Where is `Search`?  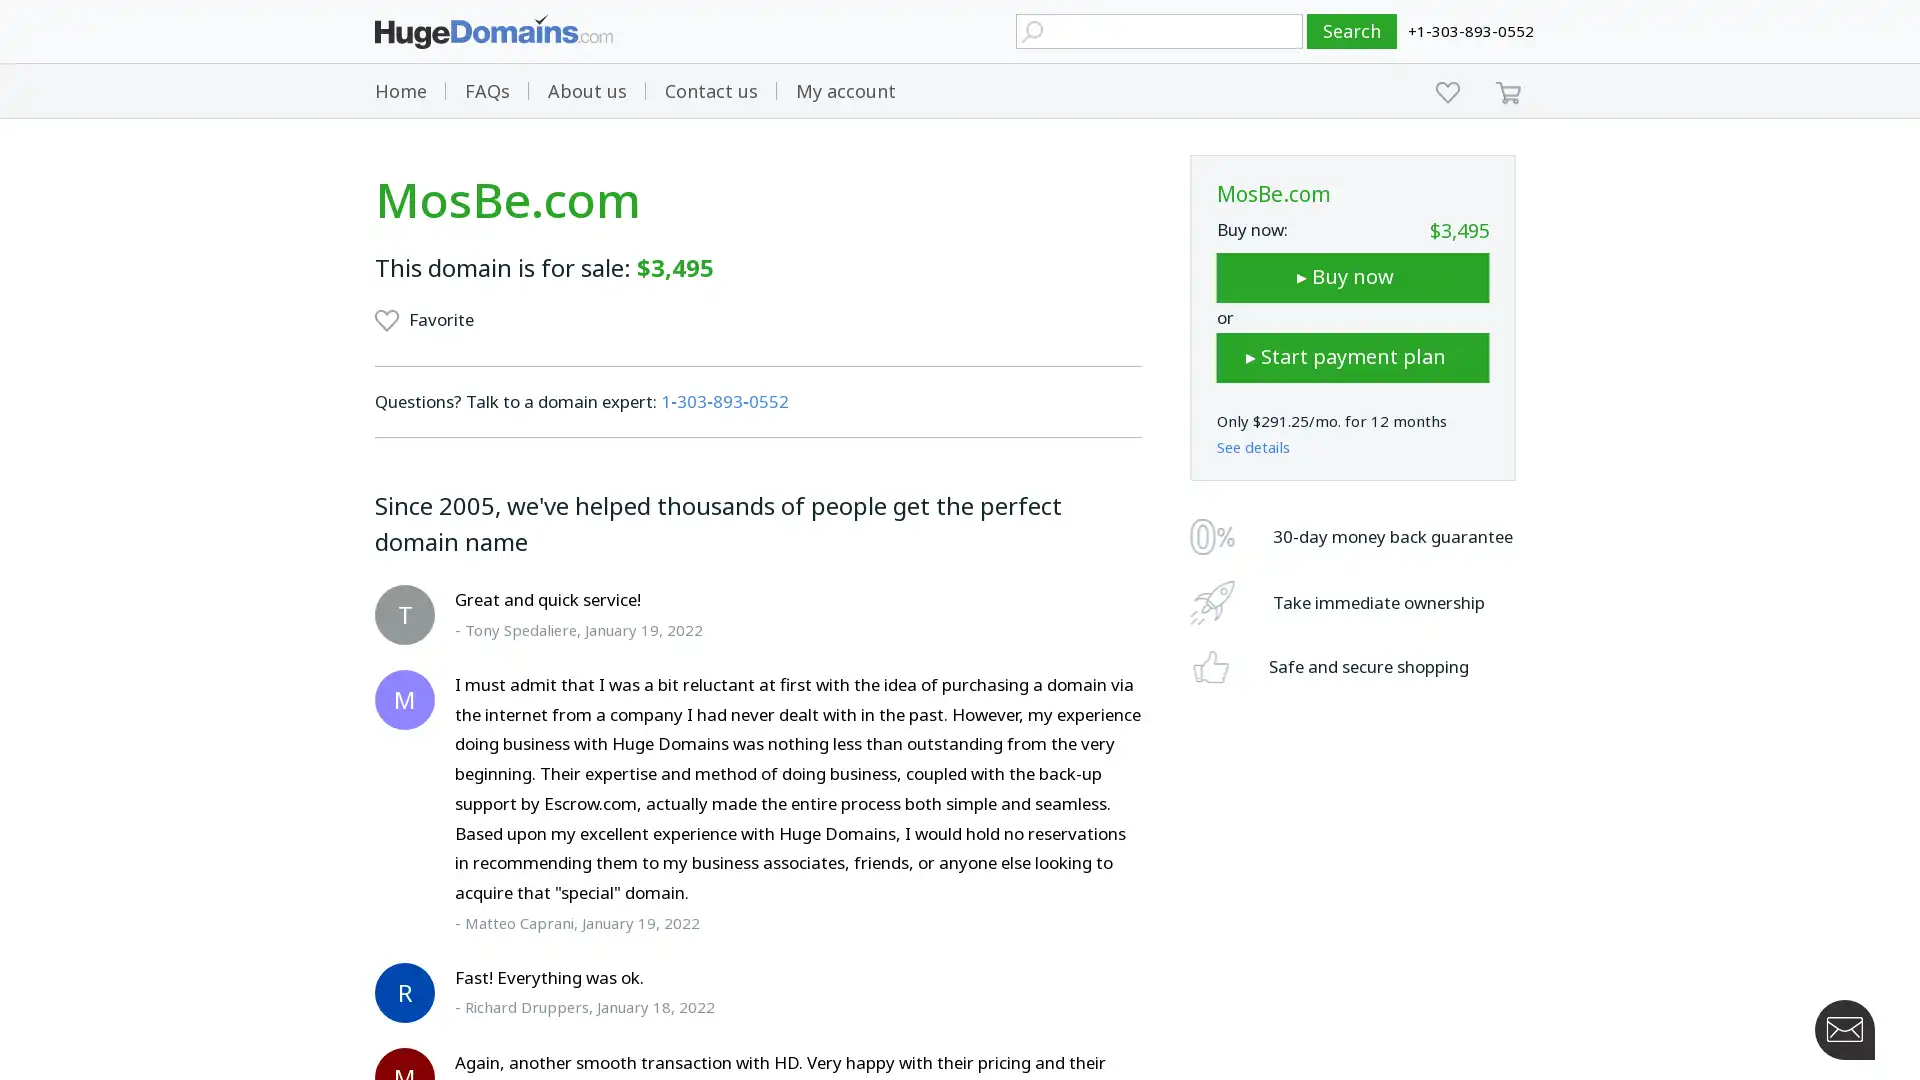
Search is located at coordinates (1352, 31).